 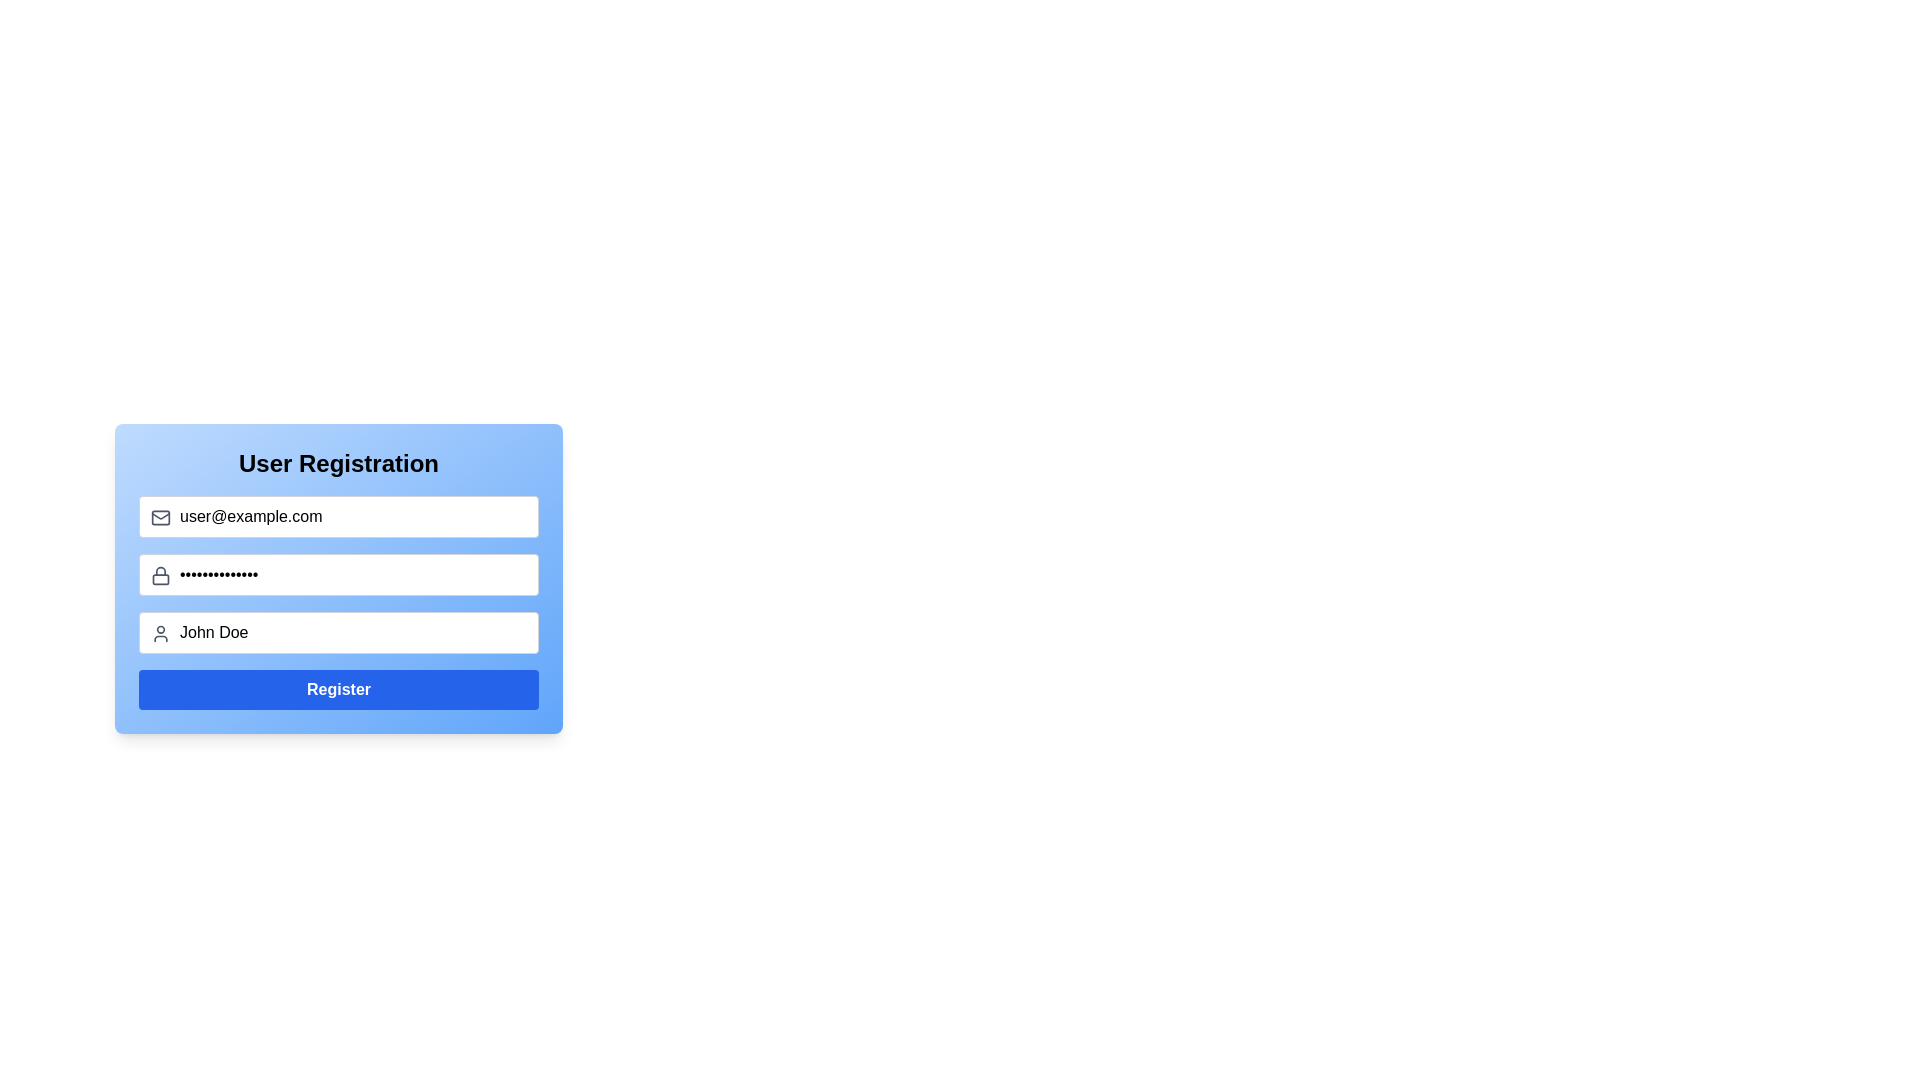 I want to click on the submit button at the bottom of the form to initiate the registration process, so click(x=339, y=689).